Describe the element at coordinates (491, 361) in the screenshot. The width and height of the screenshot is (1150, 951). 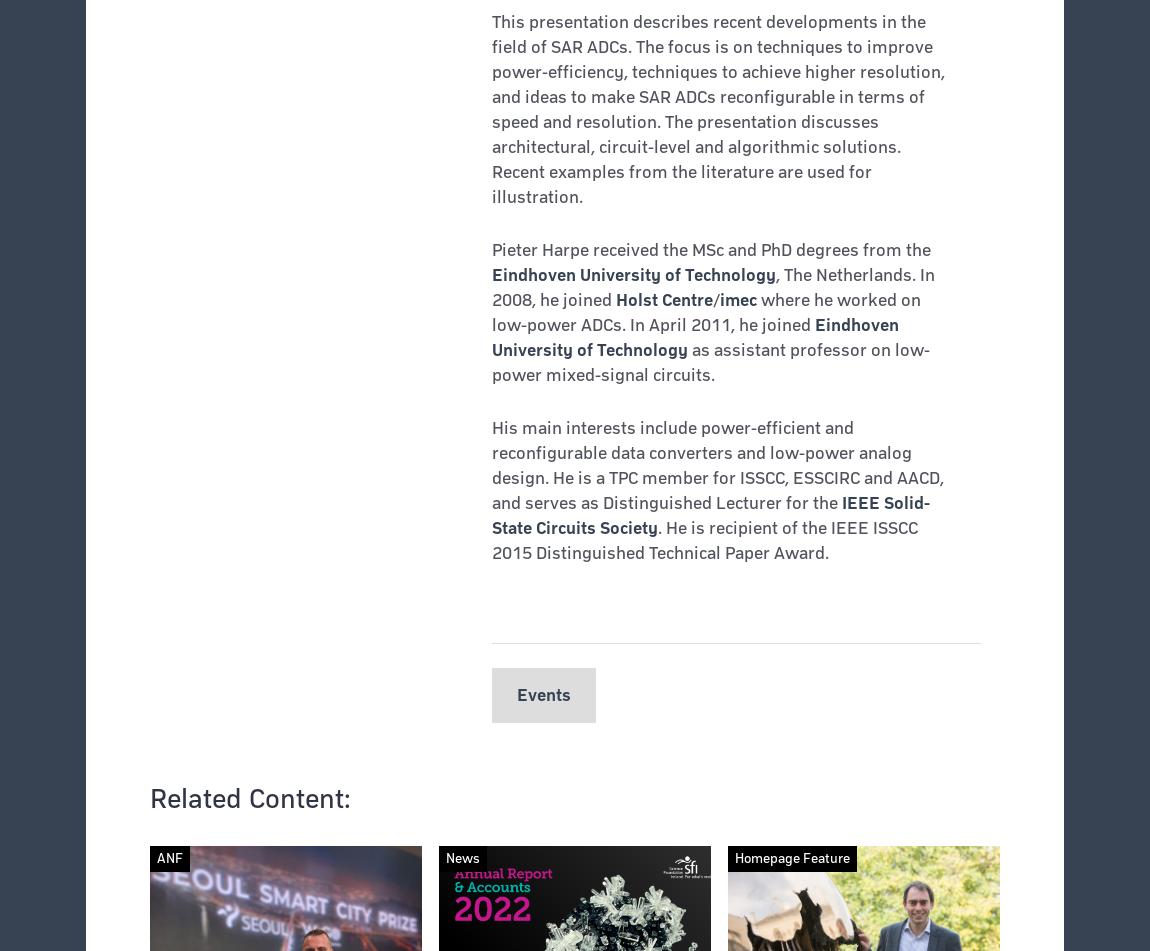
I see `'as assistant professor on low-power mixed-signal circuits.'` at that location.